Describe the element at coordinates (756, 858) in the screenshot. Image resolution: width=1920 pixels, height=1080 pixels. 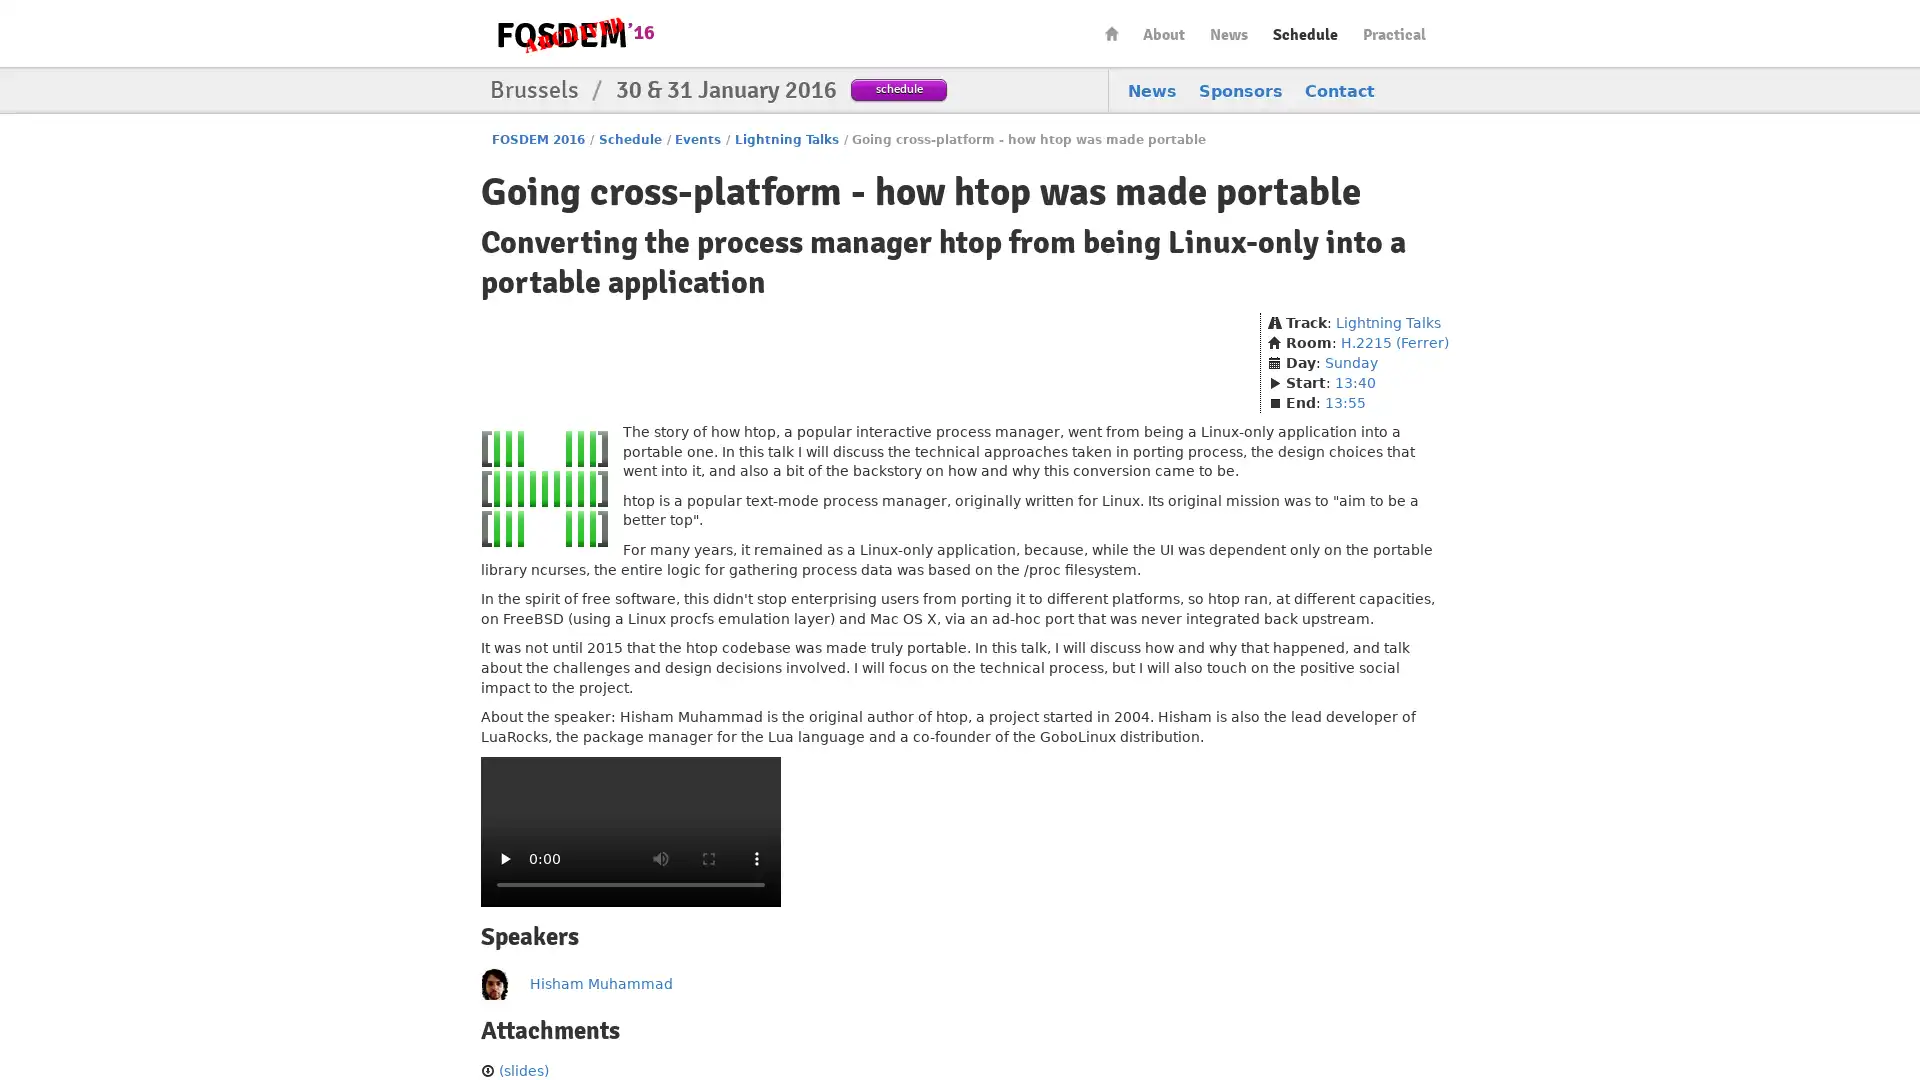
I see `show more media controls` at that location.